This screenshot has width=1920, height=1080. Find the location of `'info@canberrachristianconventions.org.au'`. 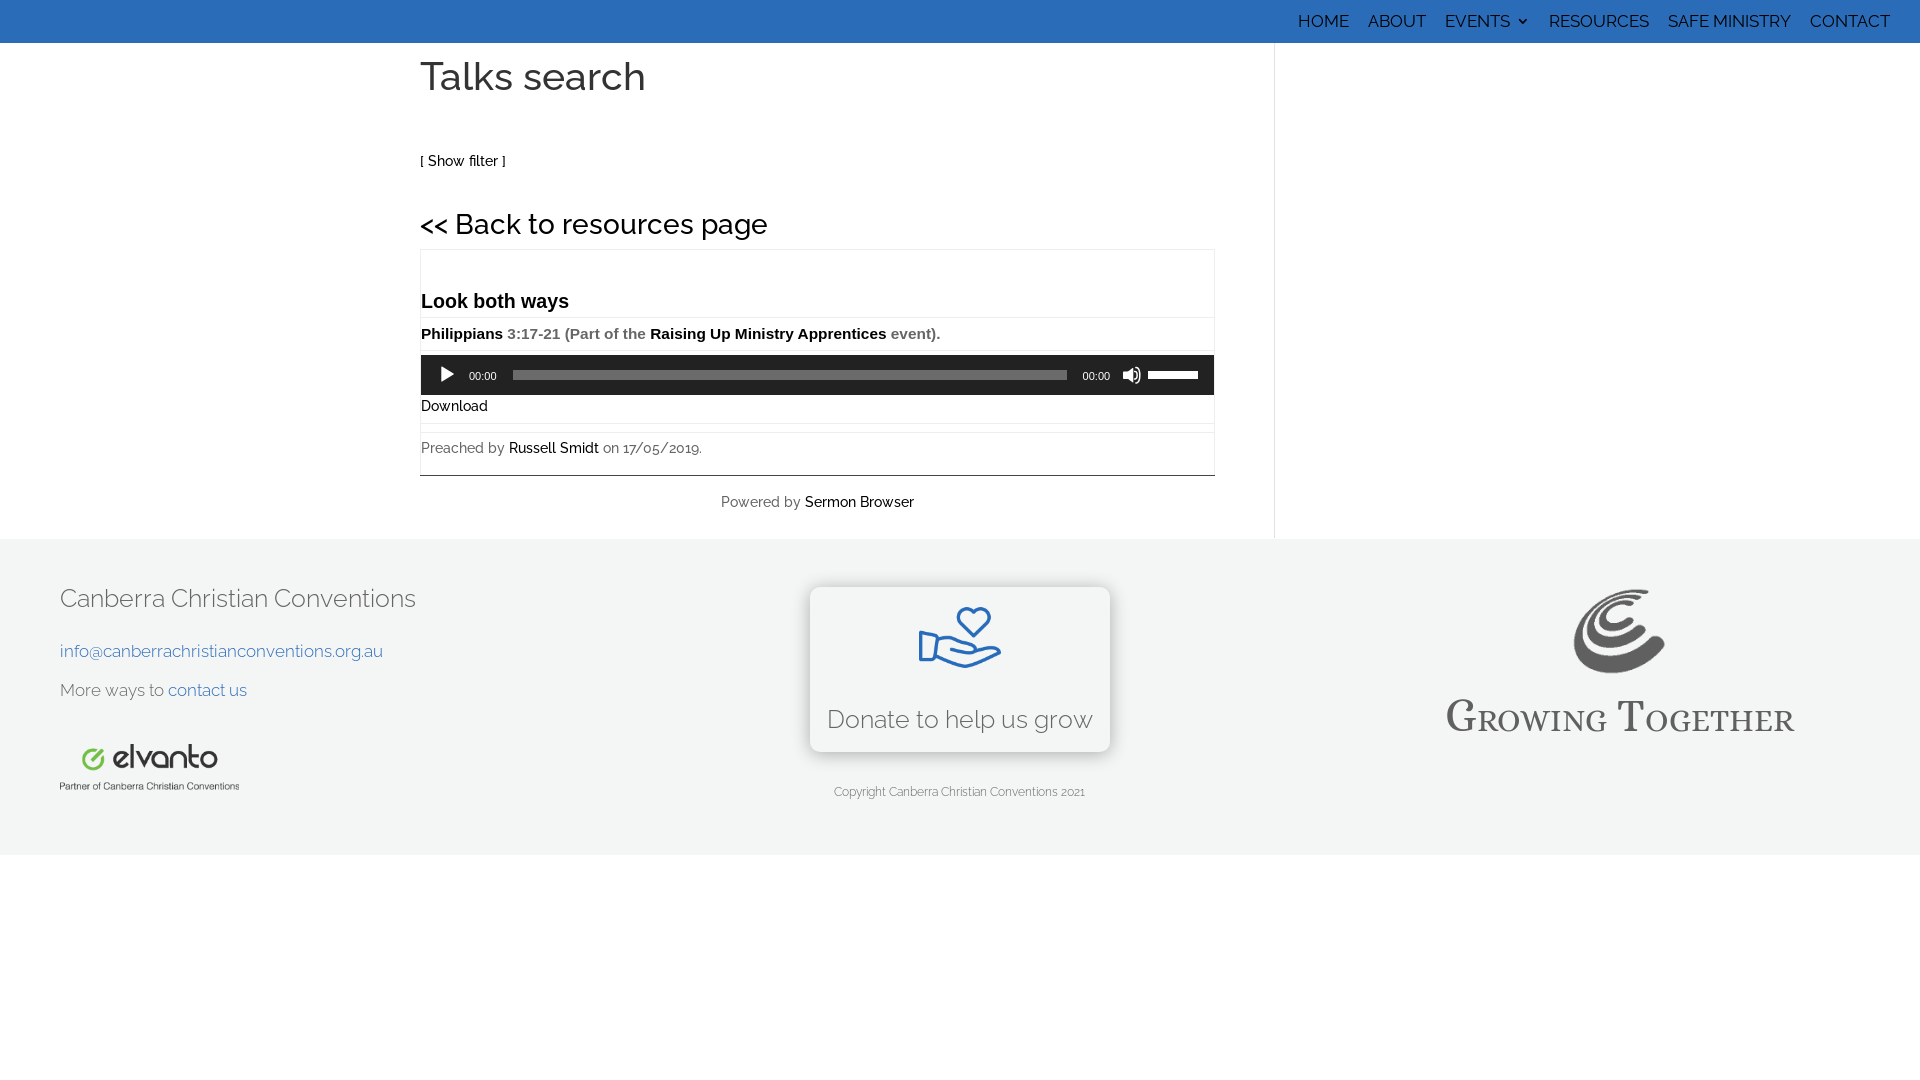

'info@canberrachristianconventions.org.au' is located at coordinates (221, 651).